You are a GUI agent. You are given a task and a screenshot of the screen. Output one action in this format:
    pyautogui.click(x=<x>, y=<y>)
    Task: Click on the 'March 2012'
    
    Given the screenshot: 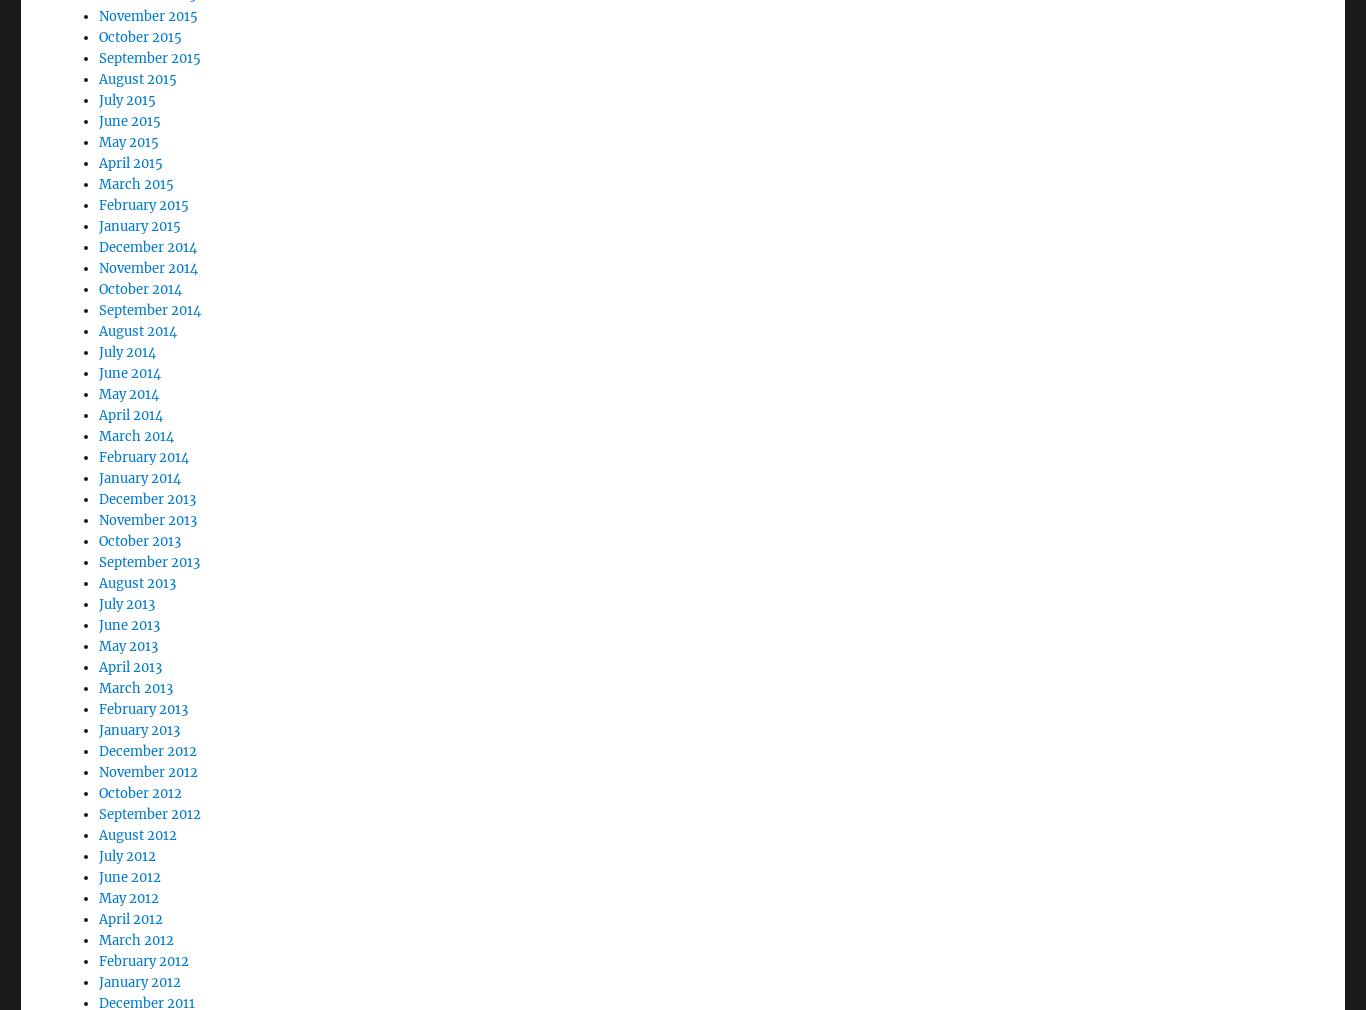 What is the action you would take?
    pyautogui.click(x=135, y=885)
    